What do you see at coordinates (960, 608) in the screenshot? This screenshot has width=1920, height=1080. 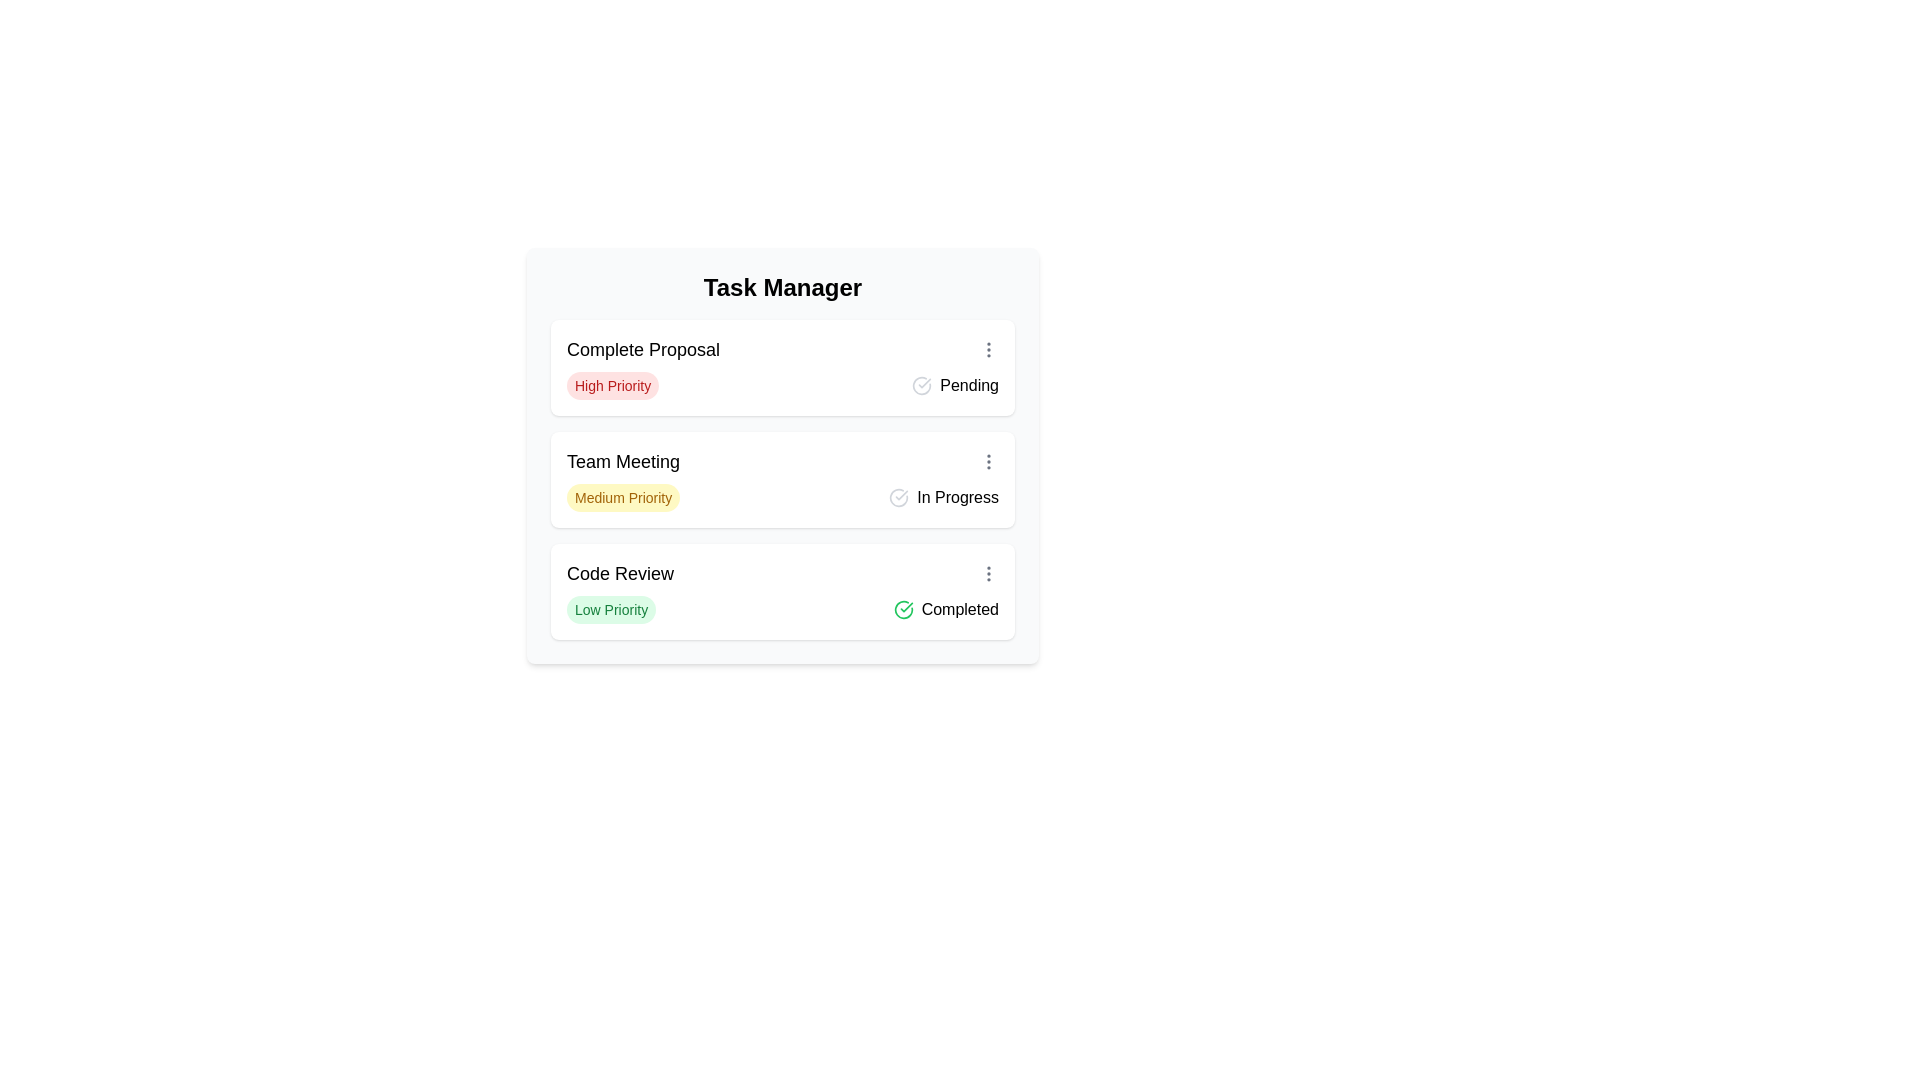 I see `the displayed text label reading 'Completed'` at bounding box center [960, 608].